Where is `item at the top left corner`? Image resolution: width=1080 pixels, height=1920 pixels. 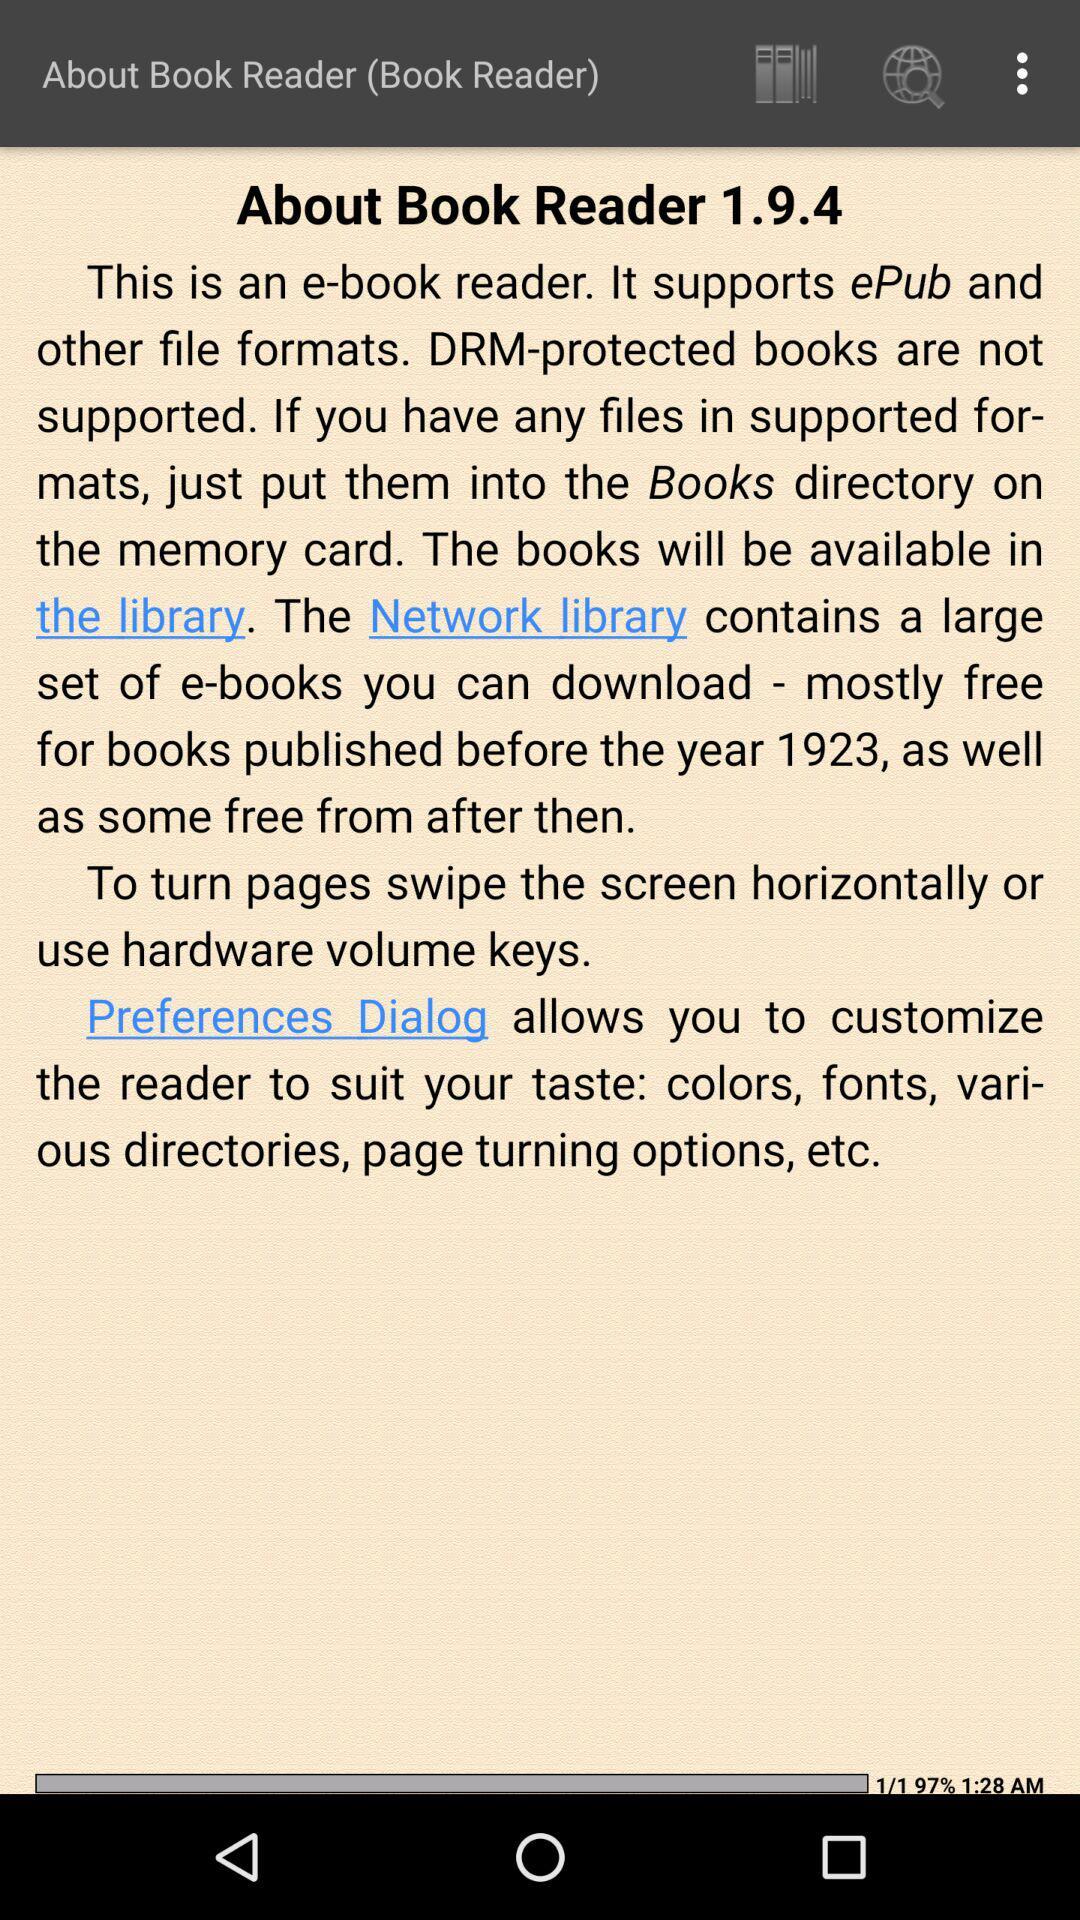 item at the top left corner is located at coordinates (319, 73).